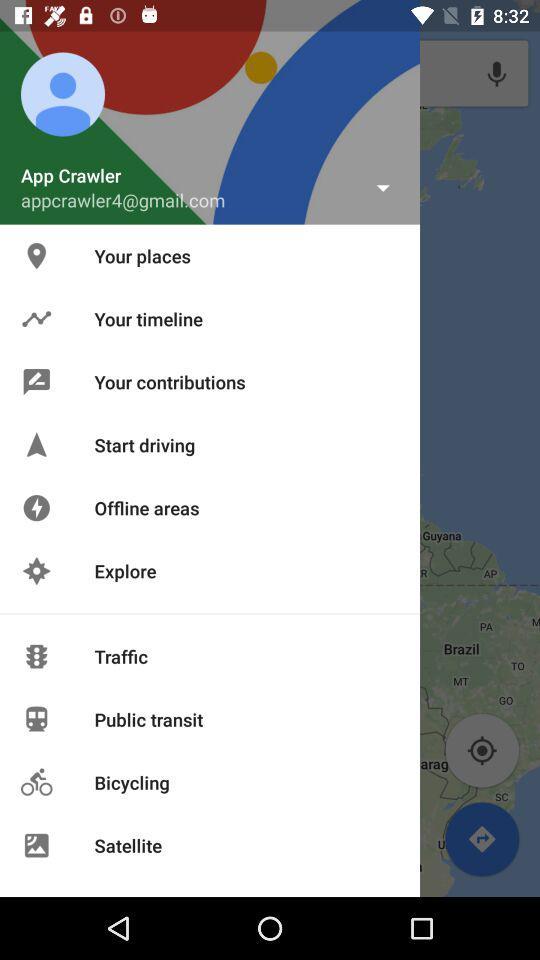  What do you see at coordinates (481, 839) in the screenshot?
I see `the direction icon` at bounding box center [481, 839].